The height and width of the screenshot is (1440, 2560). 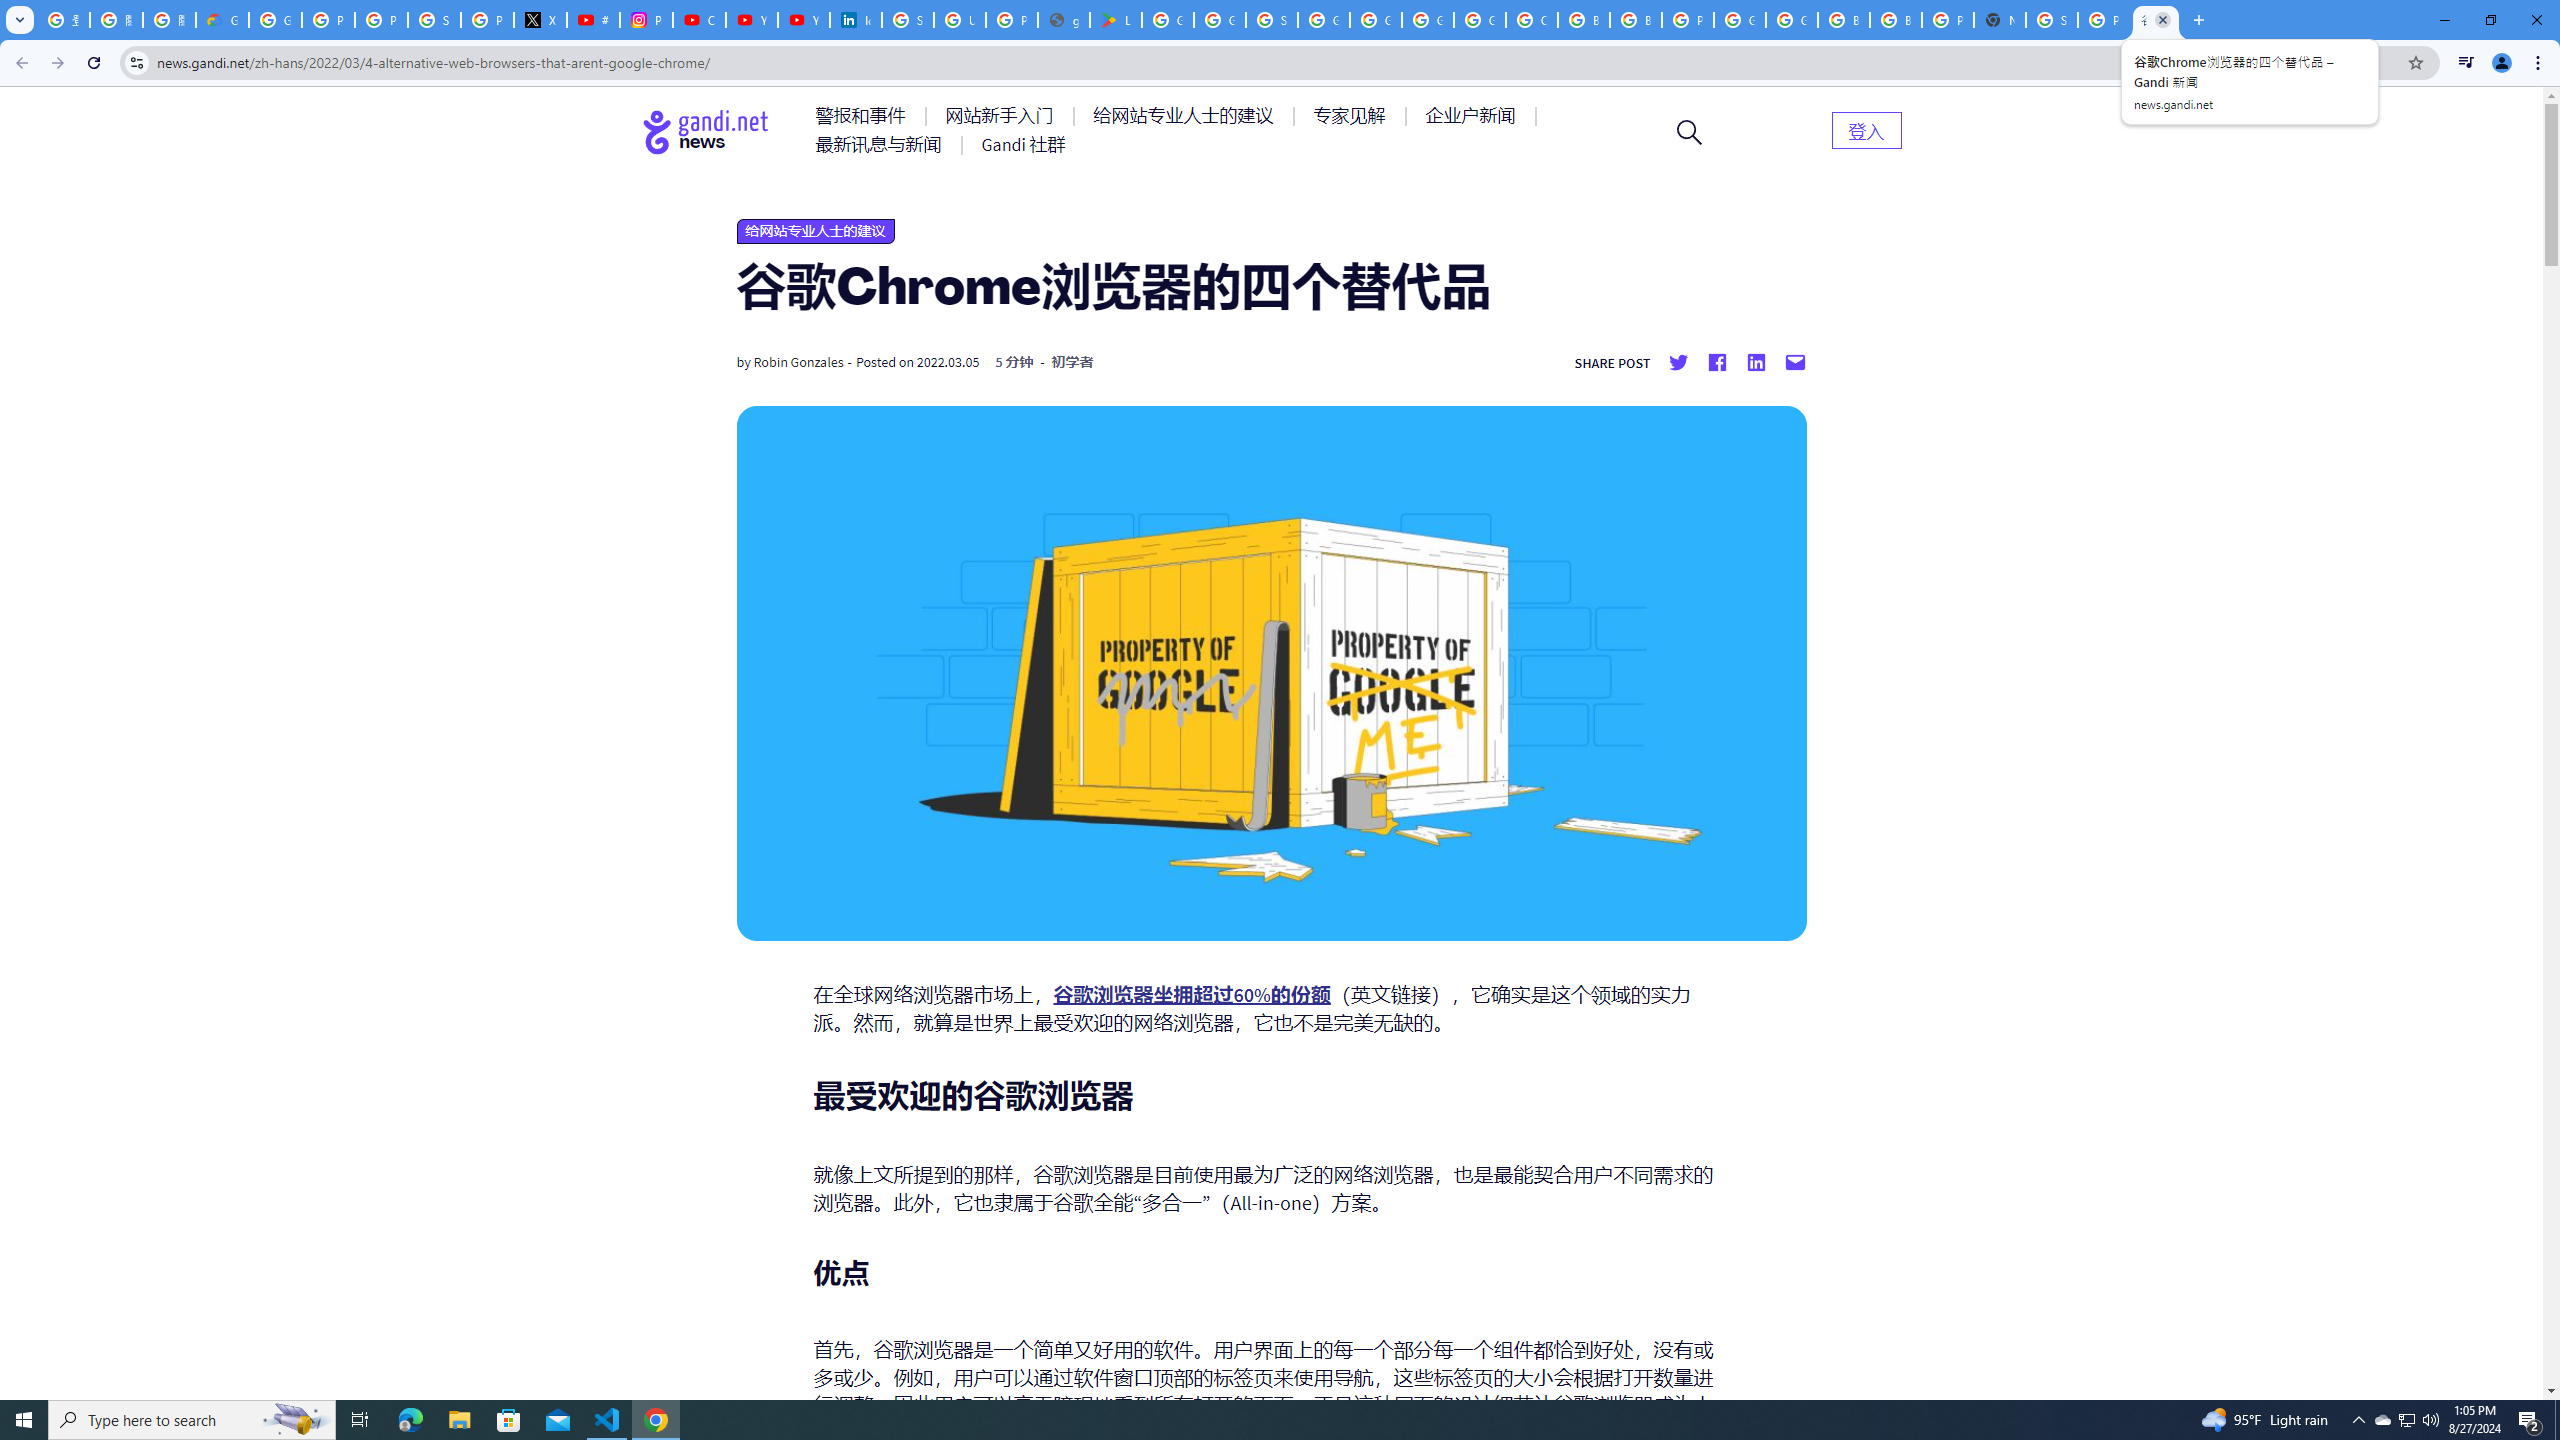 What do you see at coordinates (1793, 361) in the screenshot?
I see `'Share by mail'` at bounding box center [1793, 361].